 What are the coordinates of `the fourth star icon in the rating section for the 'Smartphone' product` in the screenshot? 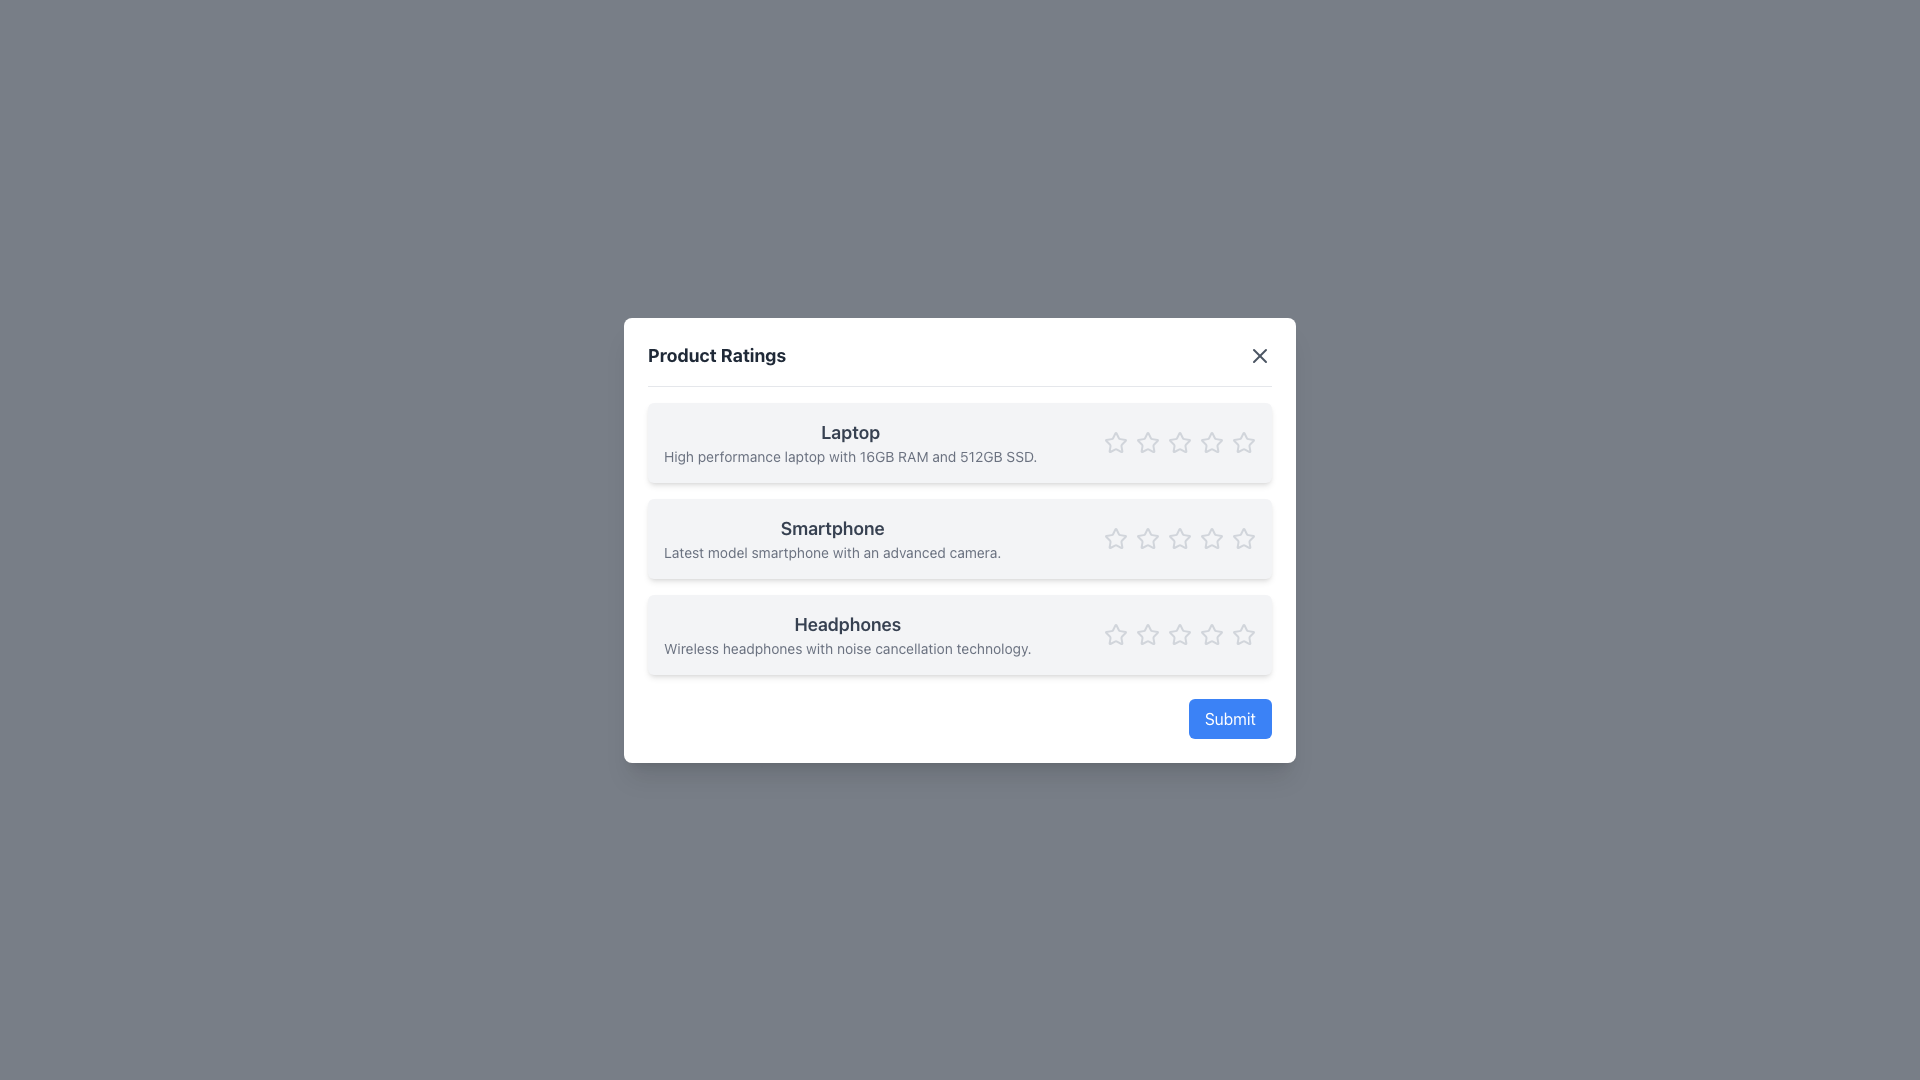 It's located at (1210, 536).